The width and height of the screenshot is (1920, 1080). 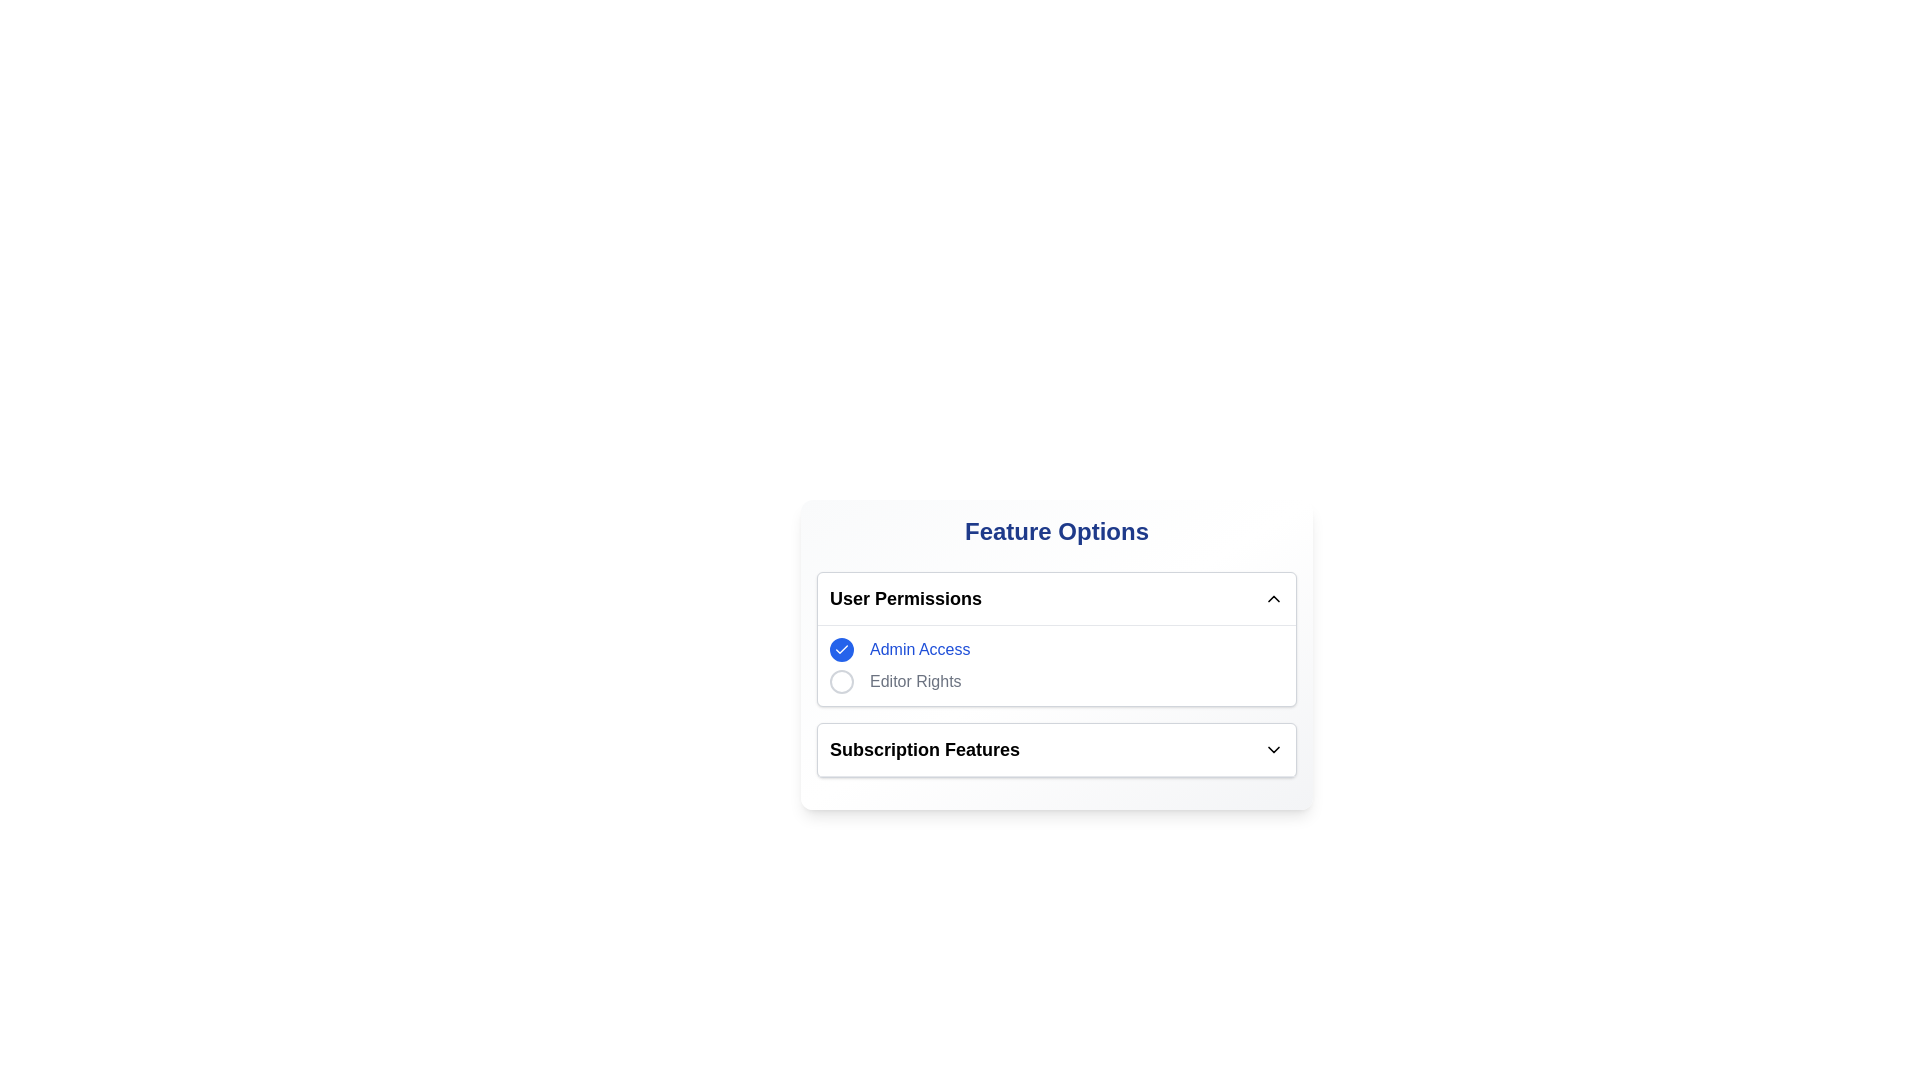 I want to click on the 'Admin Access' option in the User Permissions section, so click(x=1055, y=666).